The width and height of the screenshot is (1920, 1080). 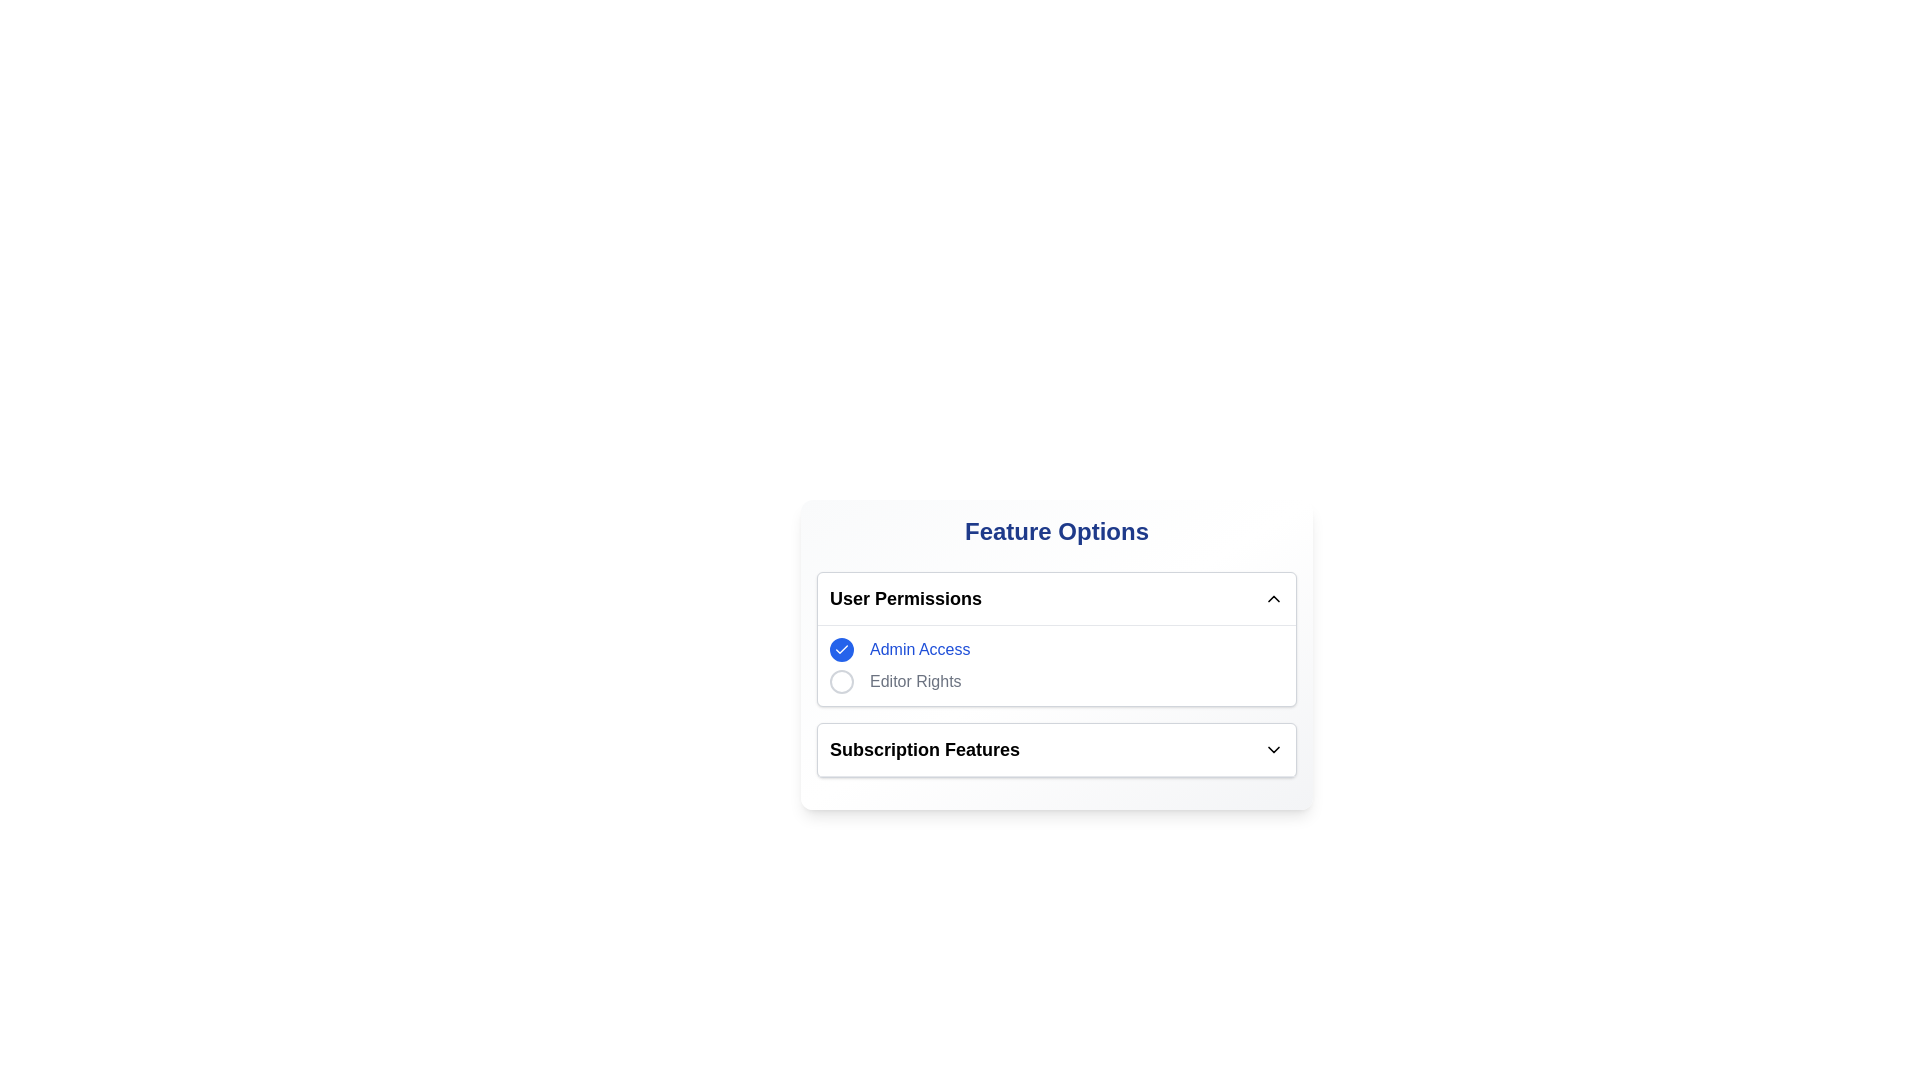 I want to click on the 'Admin Access' option in the User Permissions section, so click(x=1055, y=666).